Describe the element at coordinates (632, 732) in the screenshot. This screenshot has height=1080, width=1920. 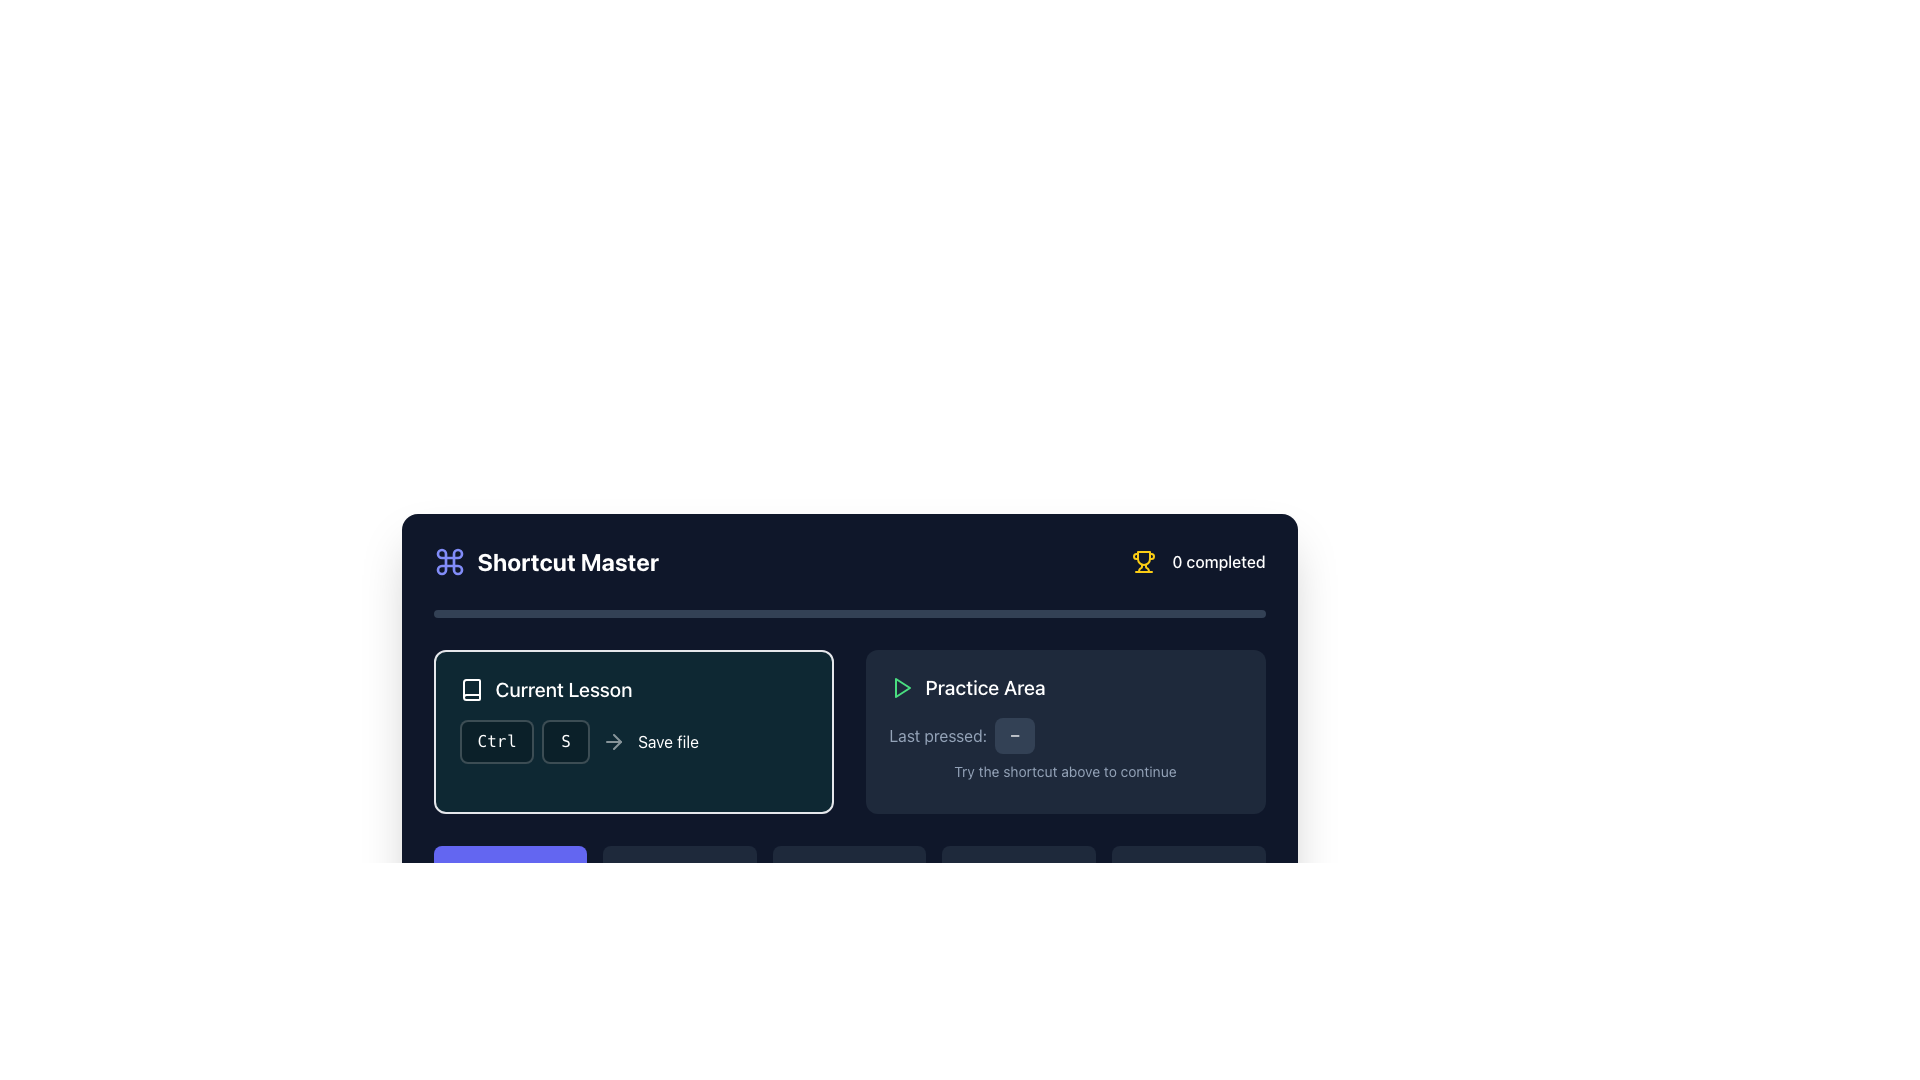
I see `the instructional card that introduces the current lesson and provides shortcut commands, positioned in the left half of a two-column layout` at that location.